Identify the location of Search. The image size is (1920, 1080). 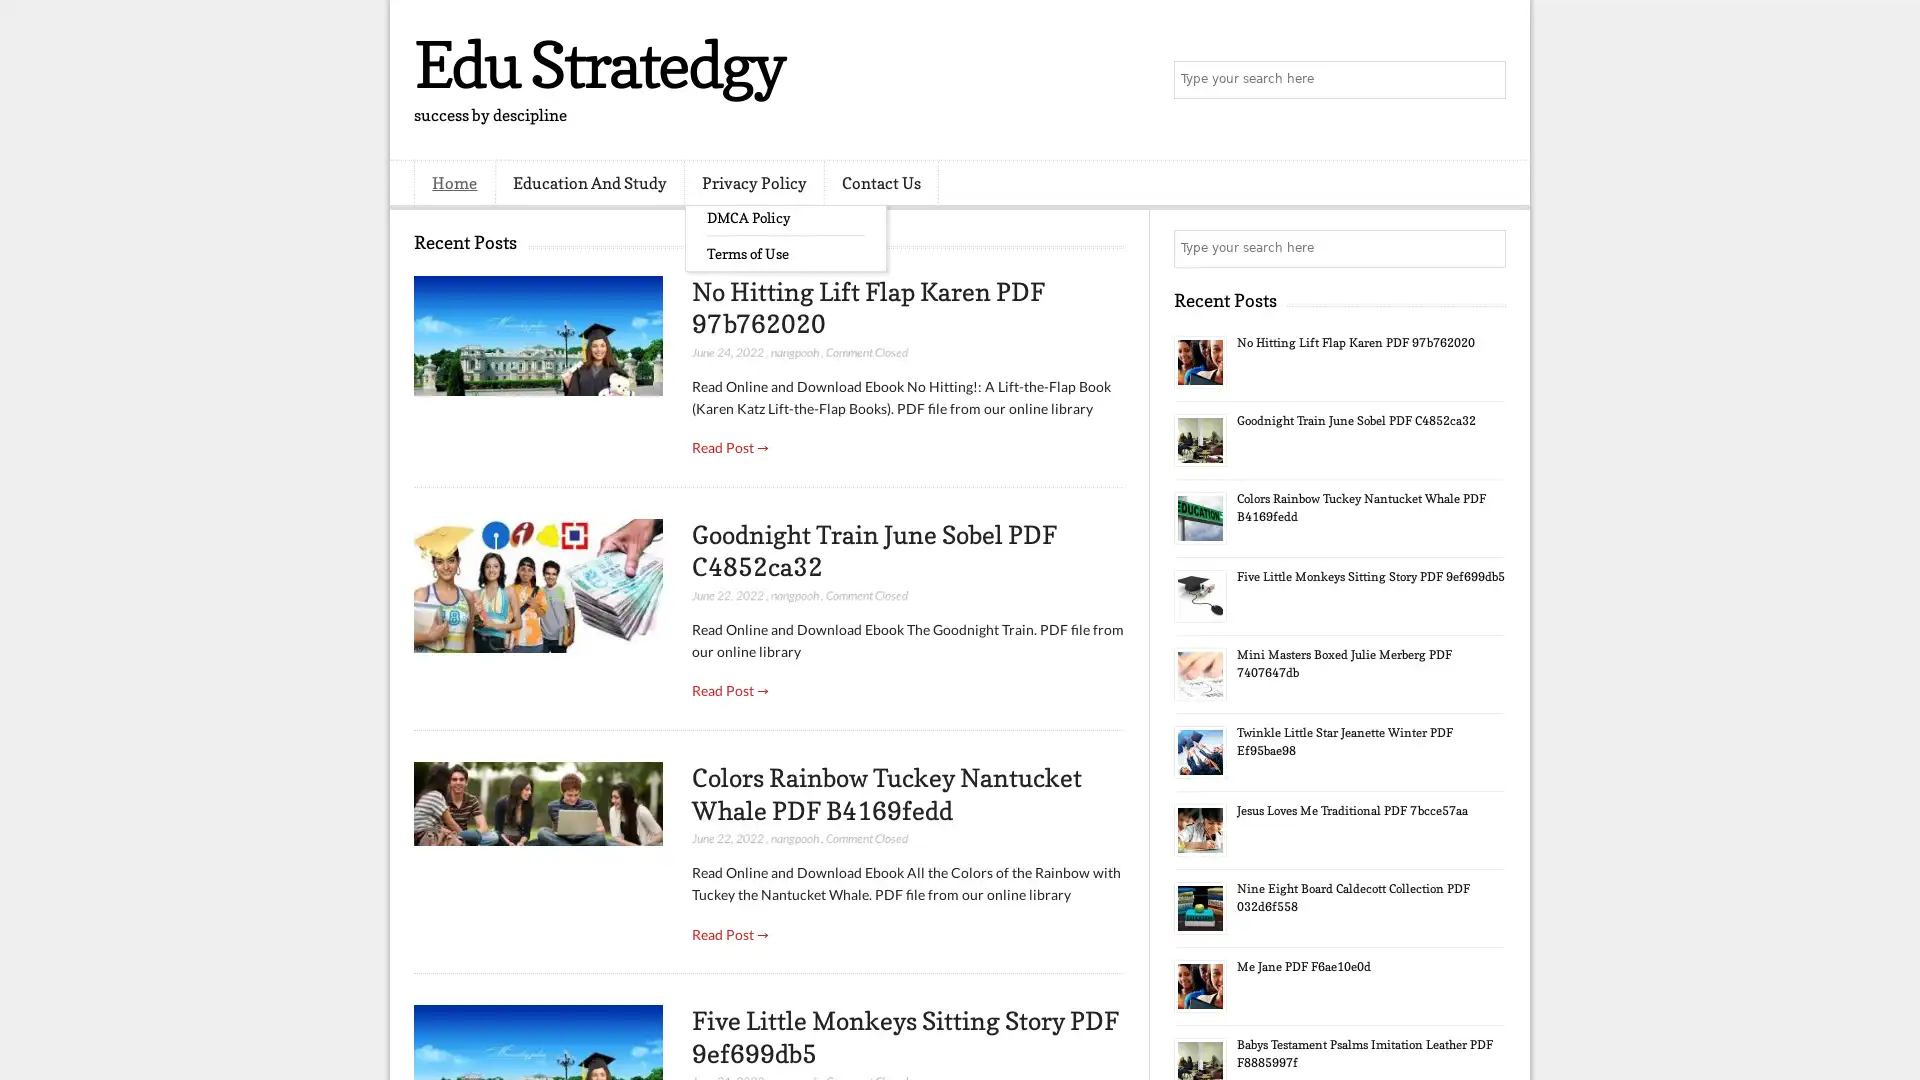
(1485, 80).